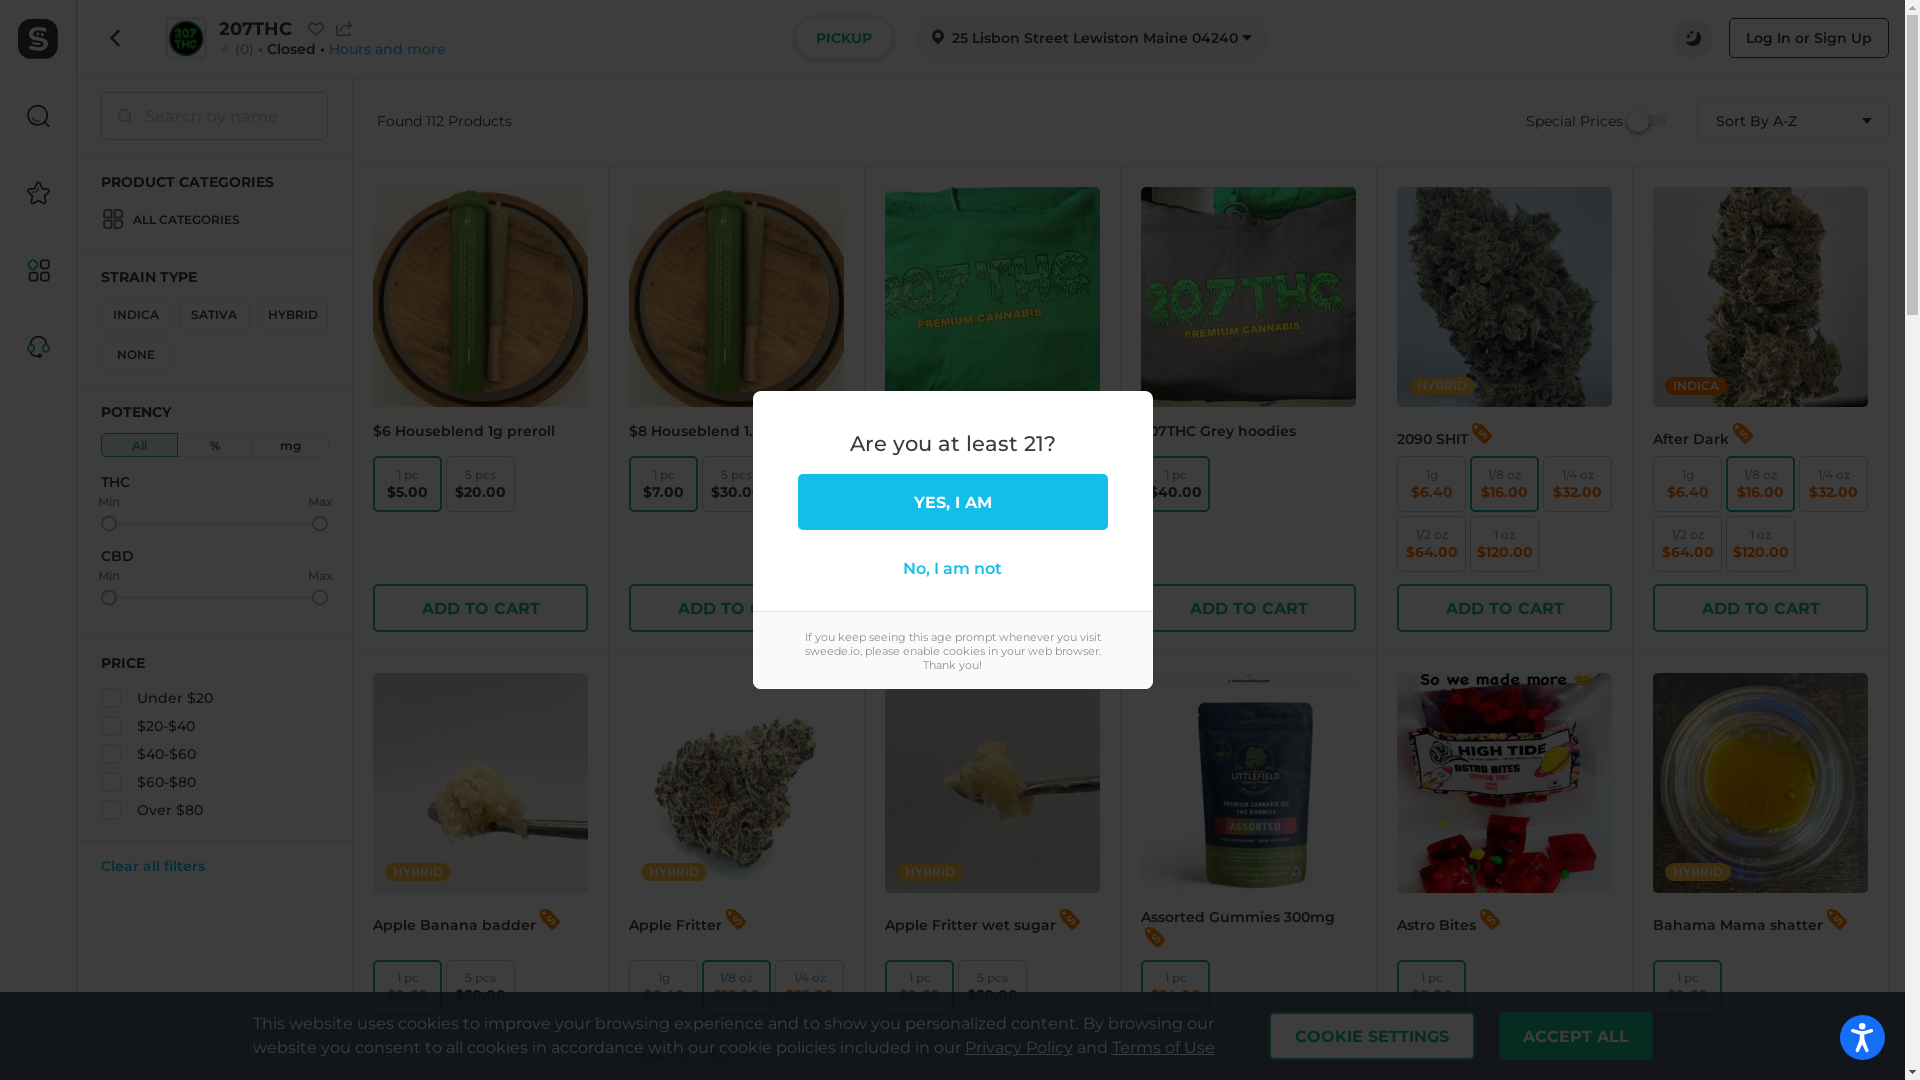 The height and width of the screenshot is (1080, 1920). Describe the element at coordinates (289, 443) in the screenshot. I see `'mg'` at that location.